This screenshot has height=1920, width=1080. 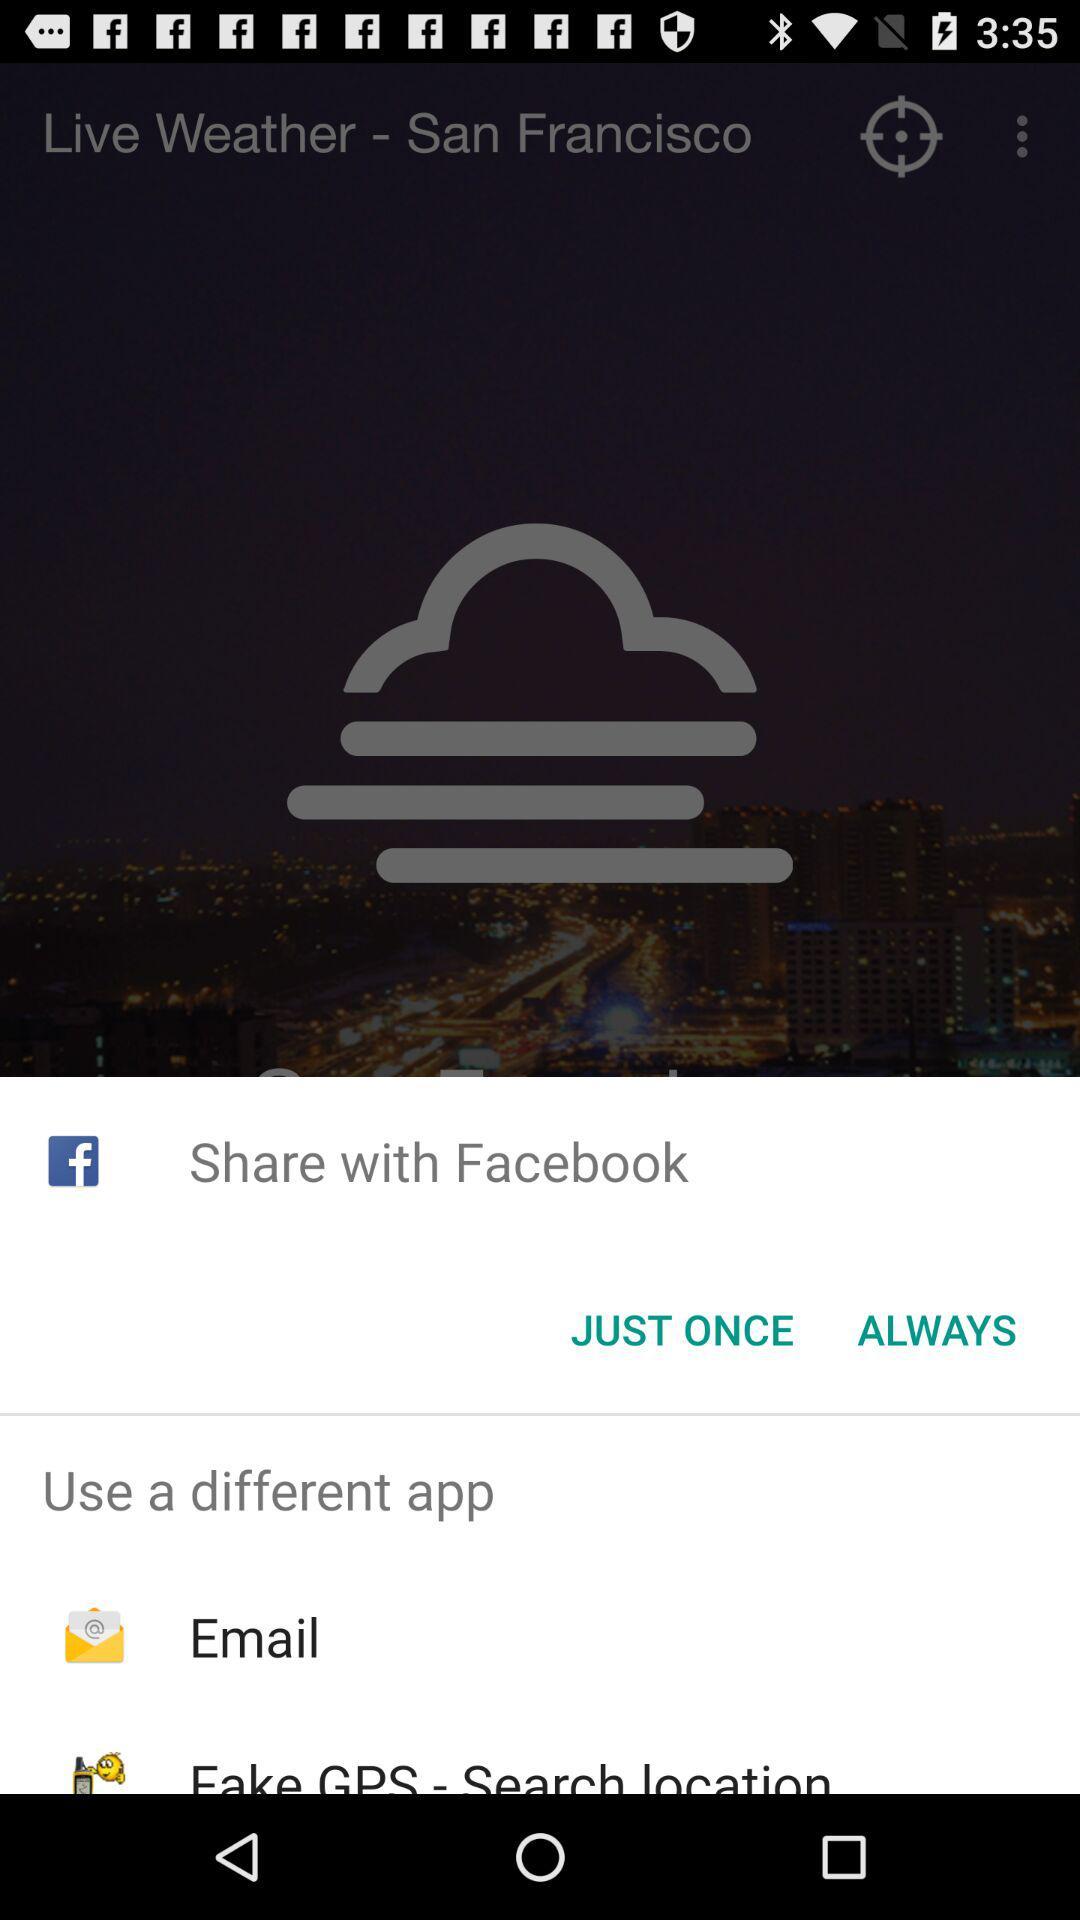 I want to click on always at the bottom right corner, so click(x=937, y=1329).